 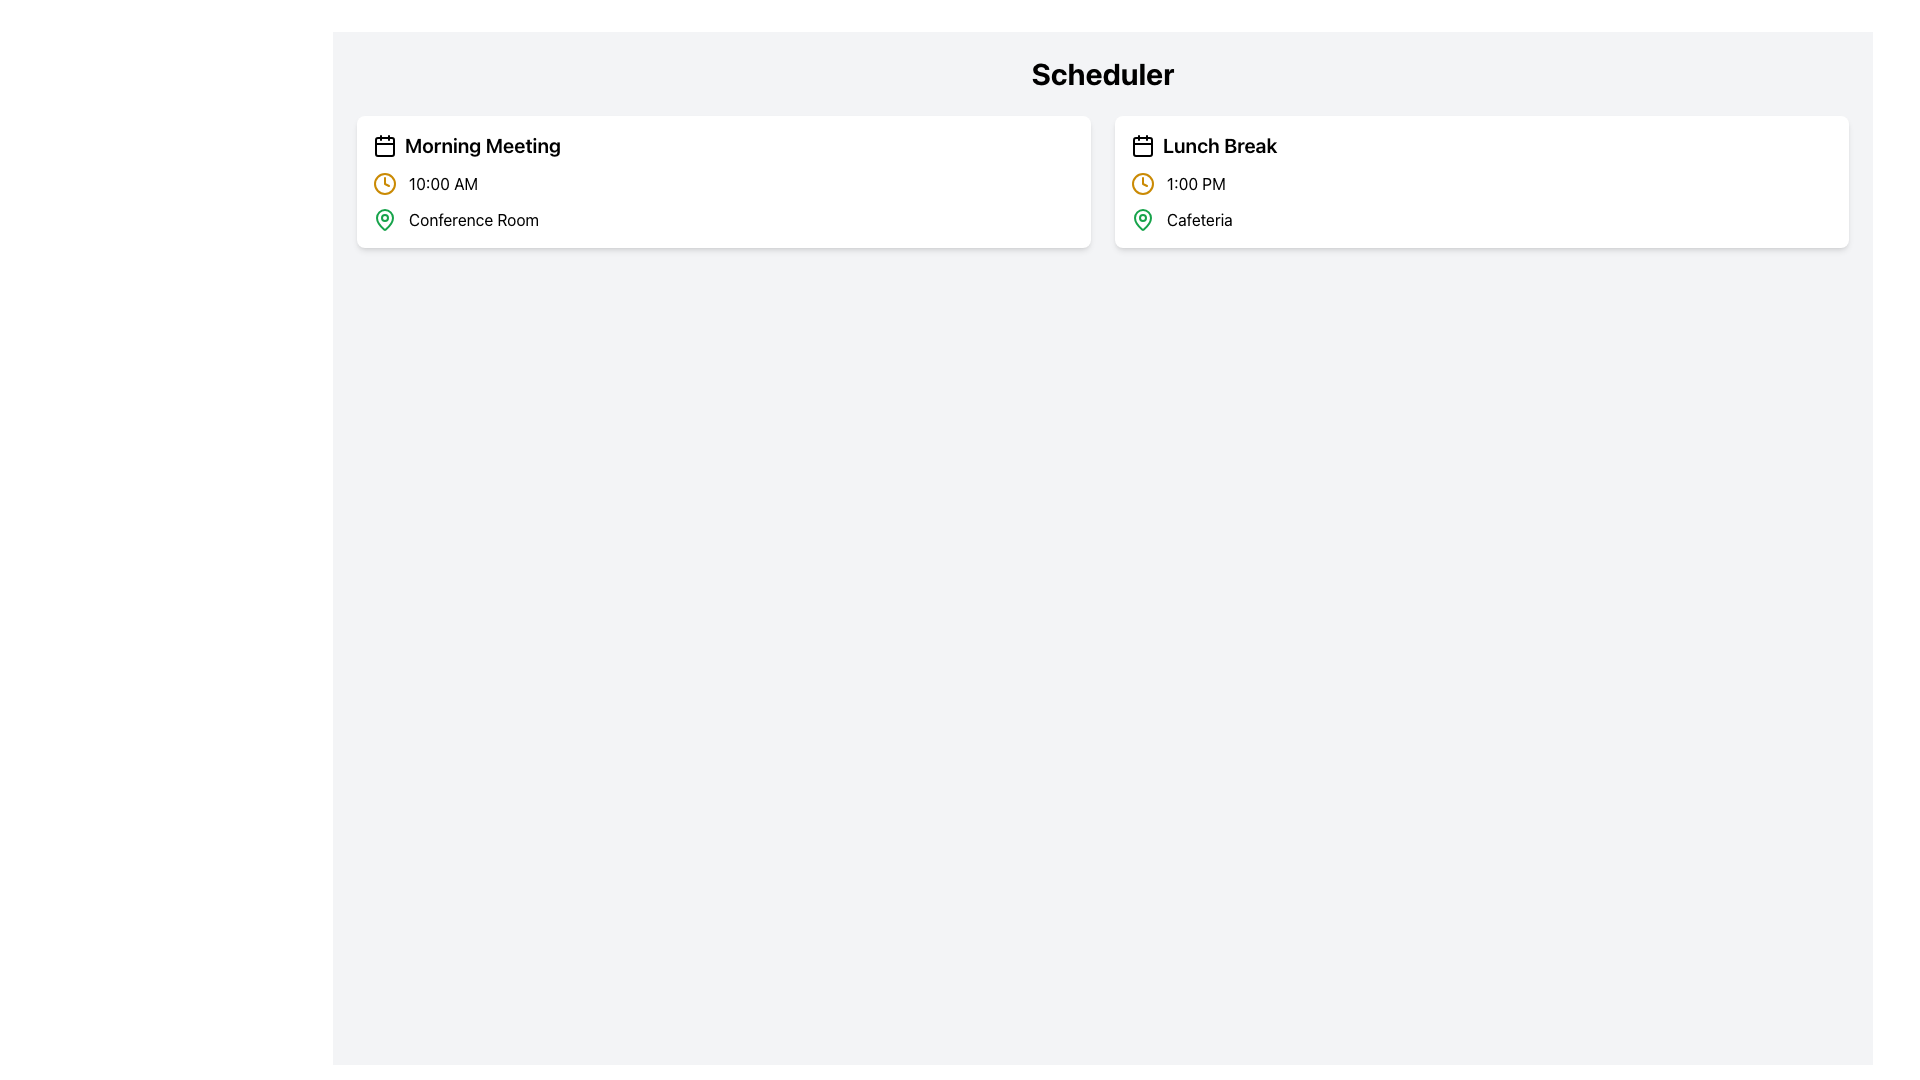 What do you see at coordinates (442, 184) in the screenshot?
I see `time displayed in the Text Label that indicates the scheduled timing of the 'Morning Meeting' event, located to the right of the clock icon and above 'Conference Room'` at bounding box center [442, 184].